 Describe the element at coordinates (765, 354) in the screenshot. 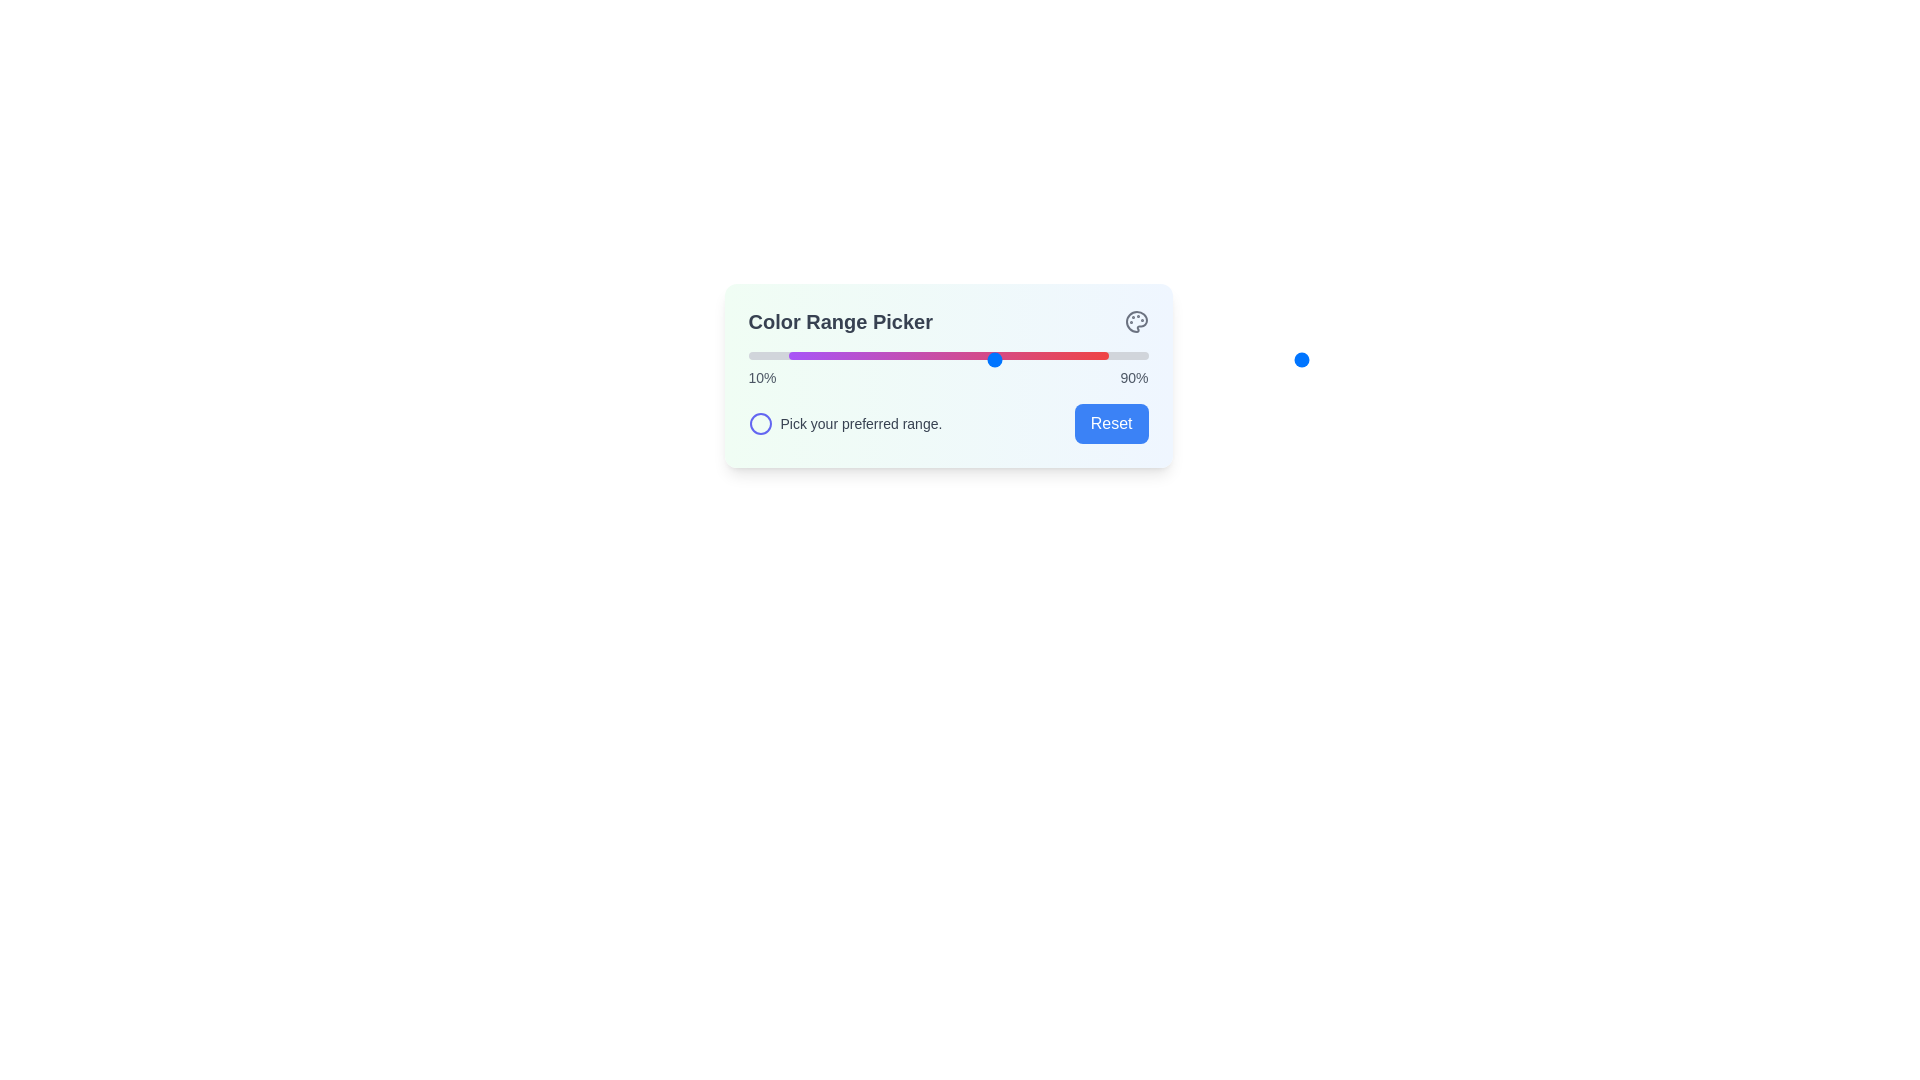

I see `the slider value` at that location.